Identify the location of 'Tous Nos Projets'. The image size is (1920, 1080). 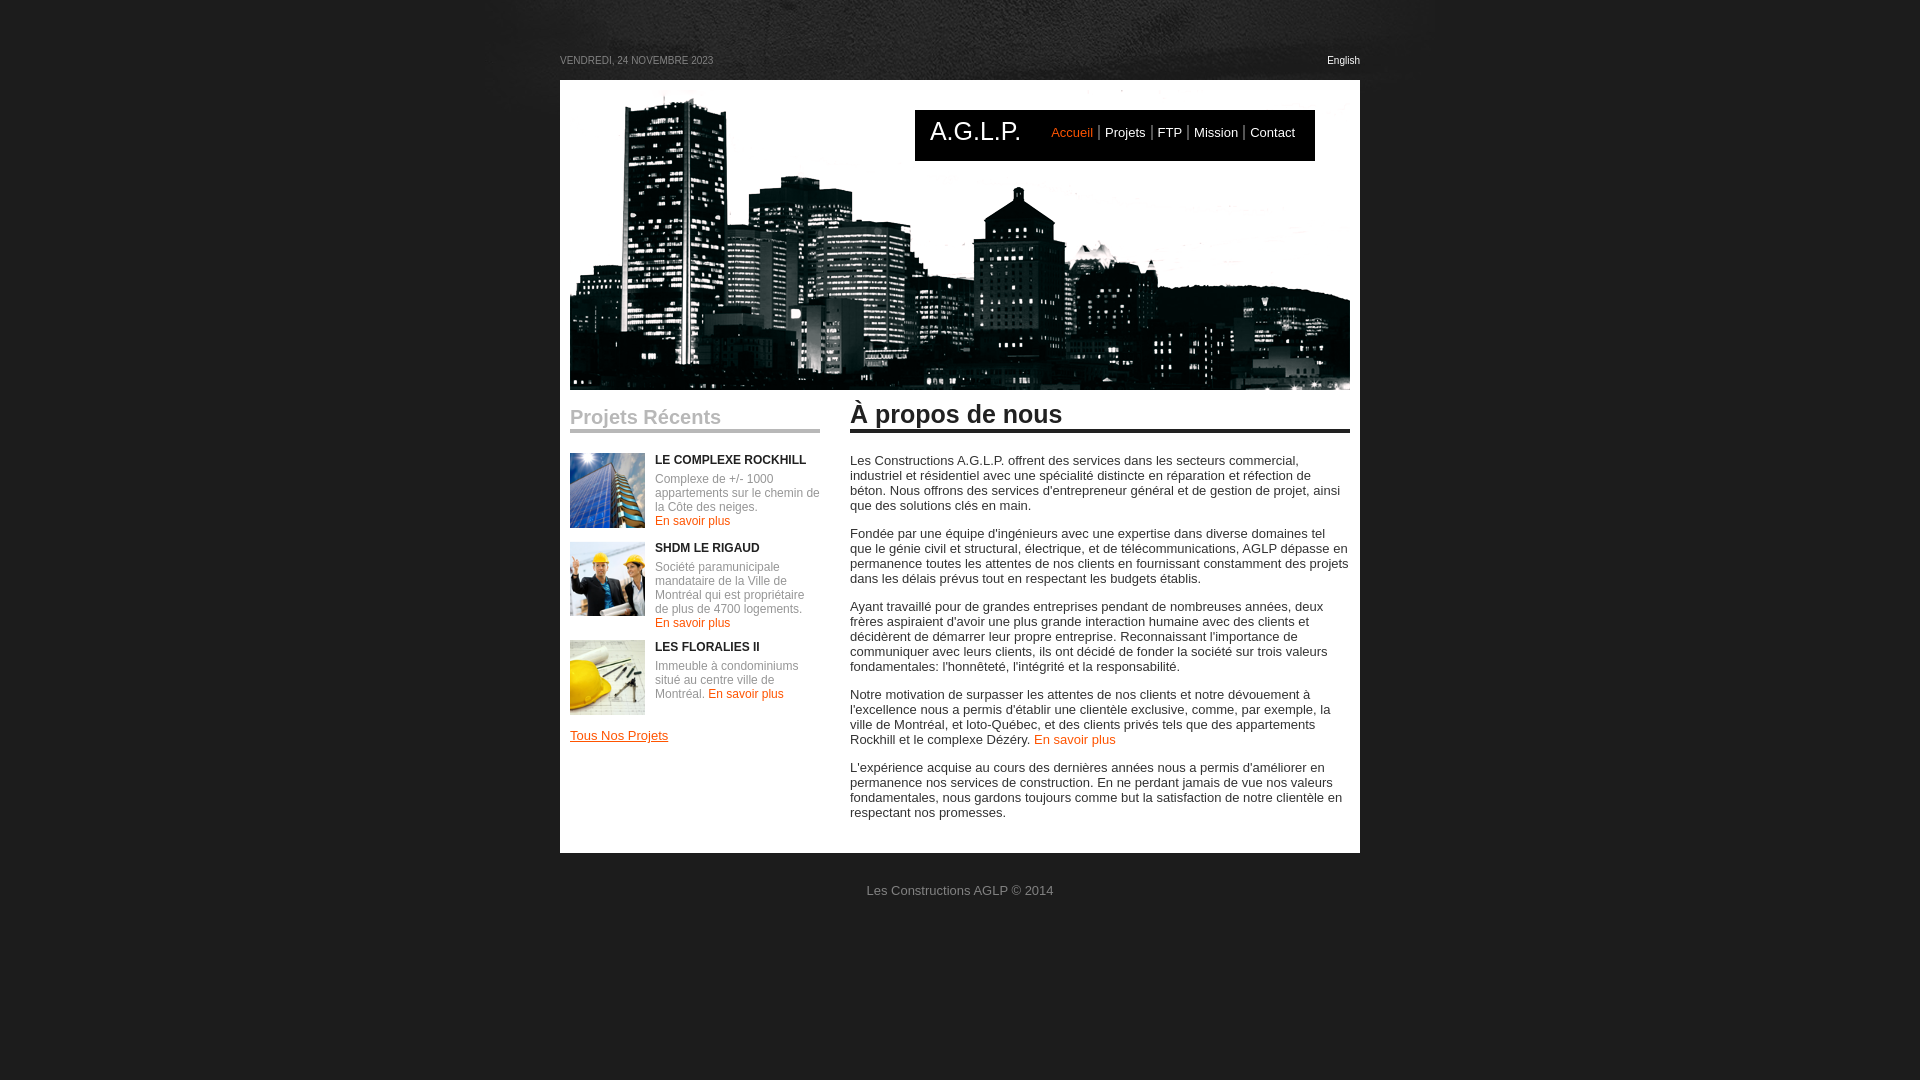
(618, 735).